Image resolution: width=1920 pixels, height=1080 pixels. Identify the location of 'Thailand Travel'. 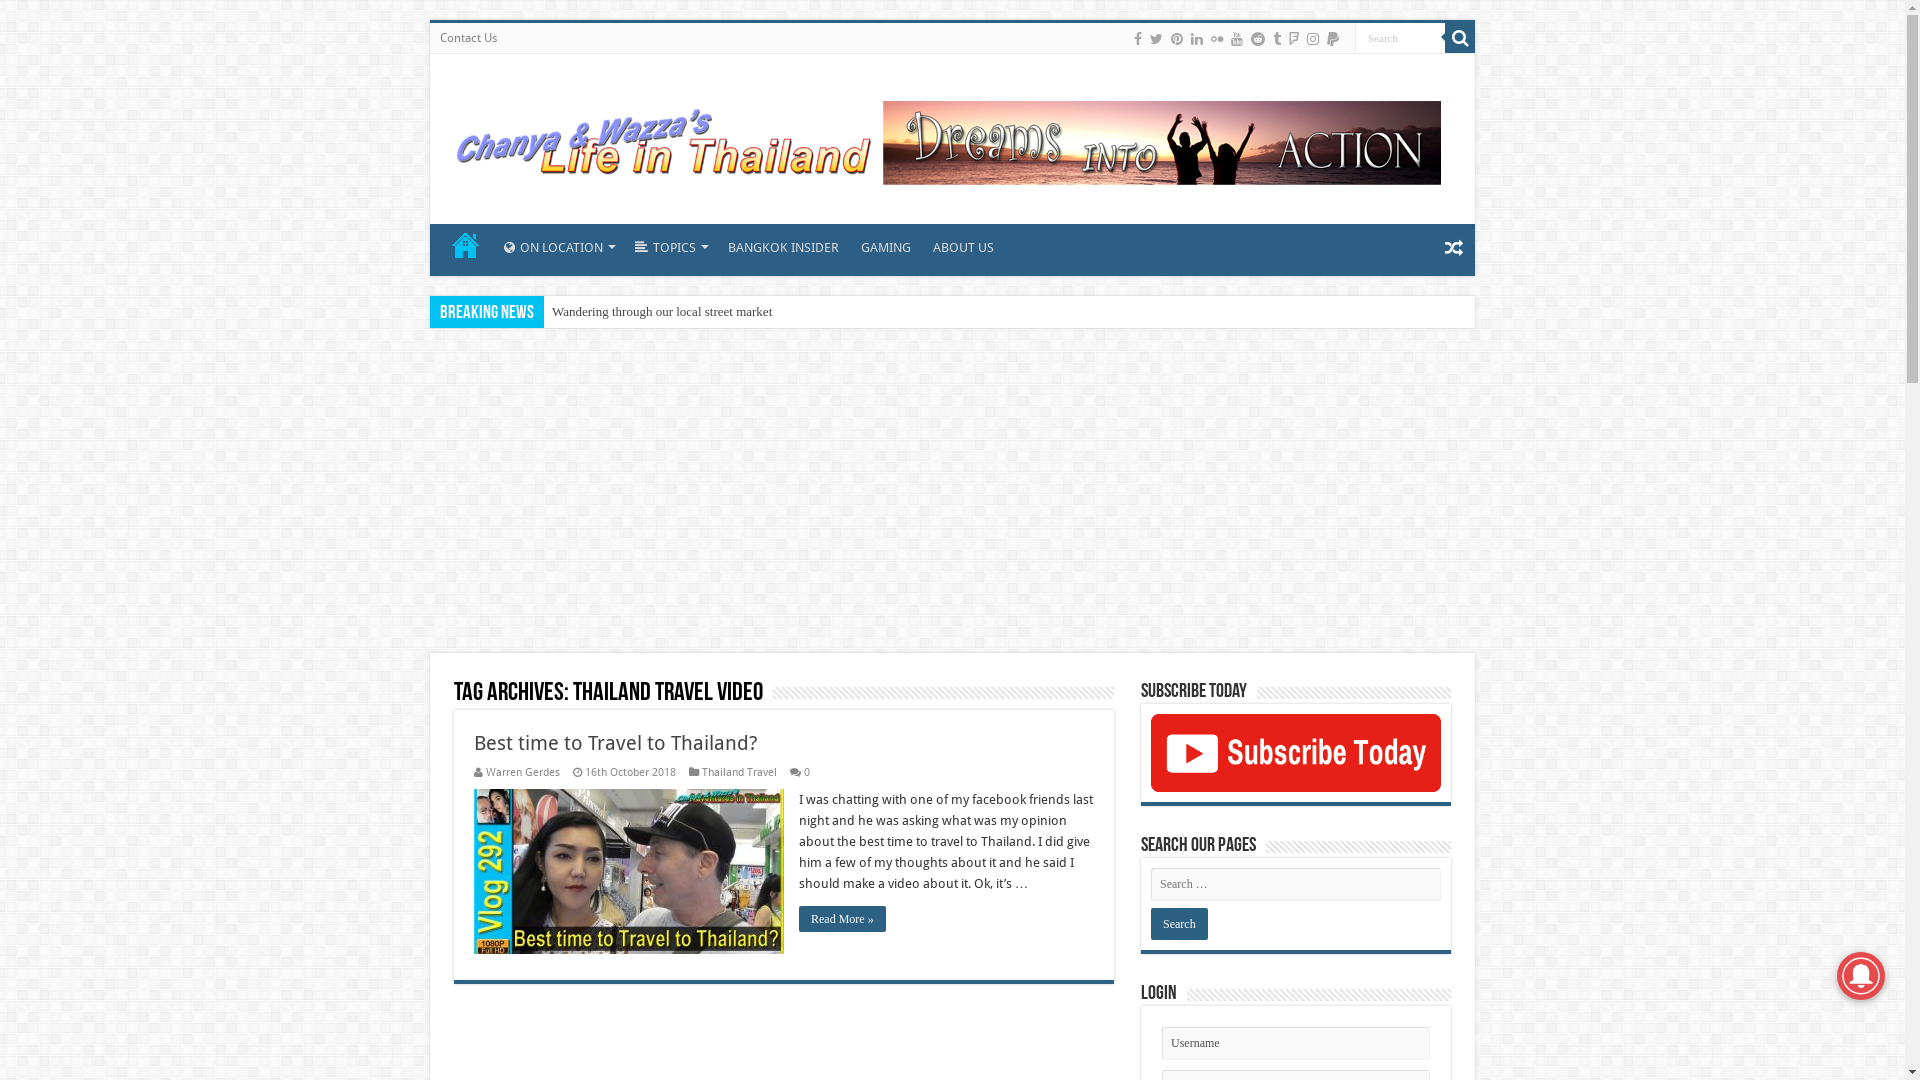
(738, 771).